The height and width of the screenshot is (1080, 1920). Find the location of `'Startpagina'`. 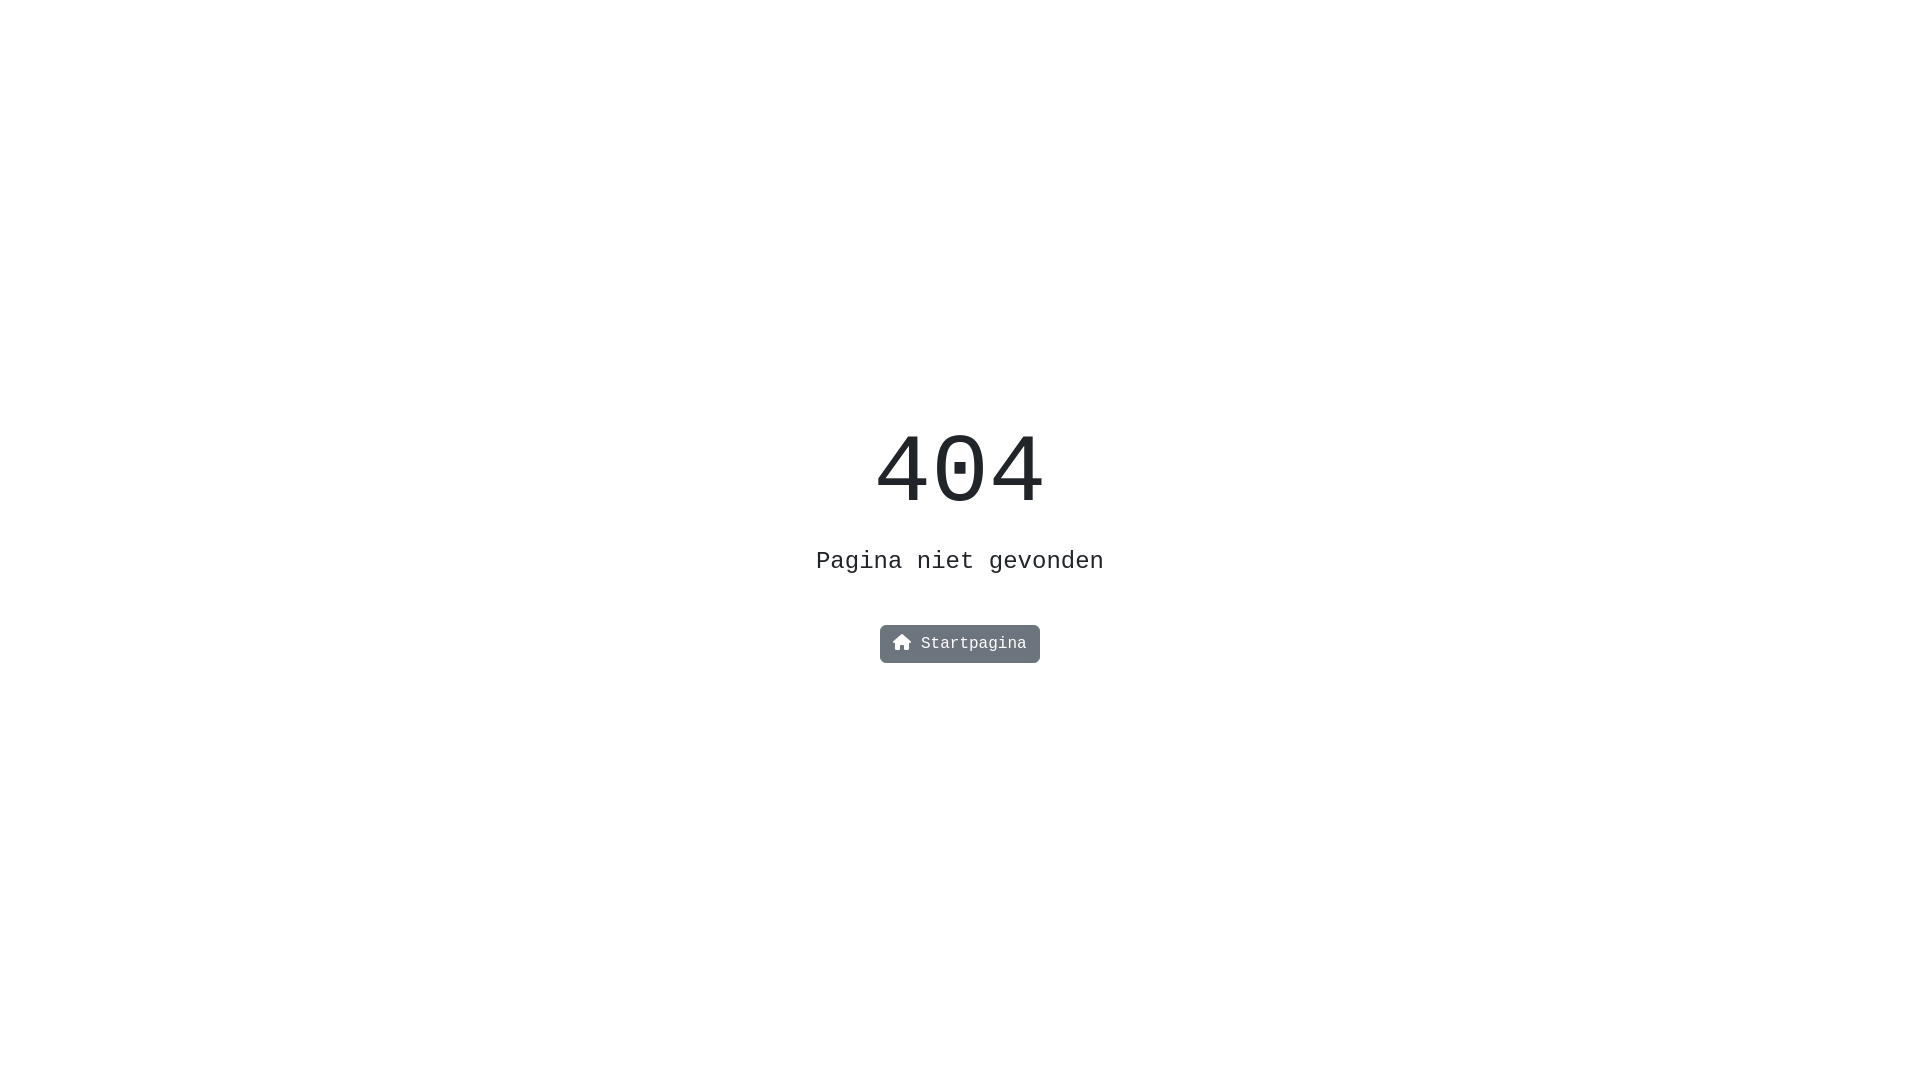

'Startpagina' is located at coordinates (885, 644).